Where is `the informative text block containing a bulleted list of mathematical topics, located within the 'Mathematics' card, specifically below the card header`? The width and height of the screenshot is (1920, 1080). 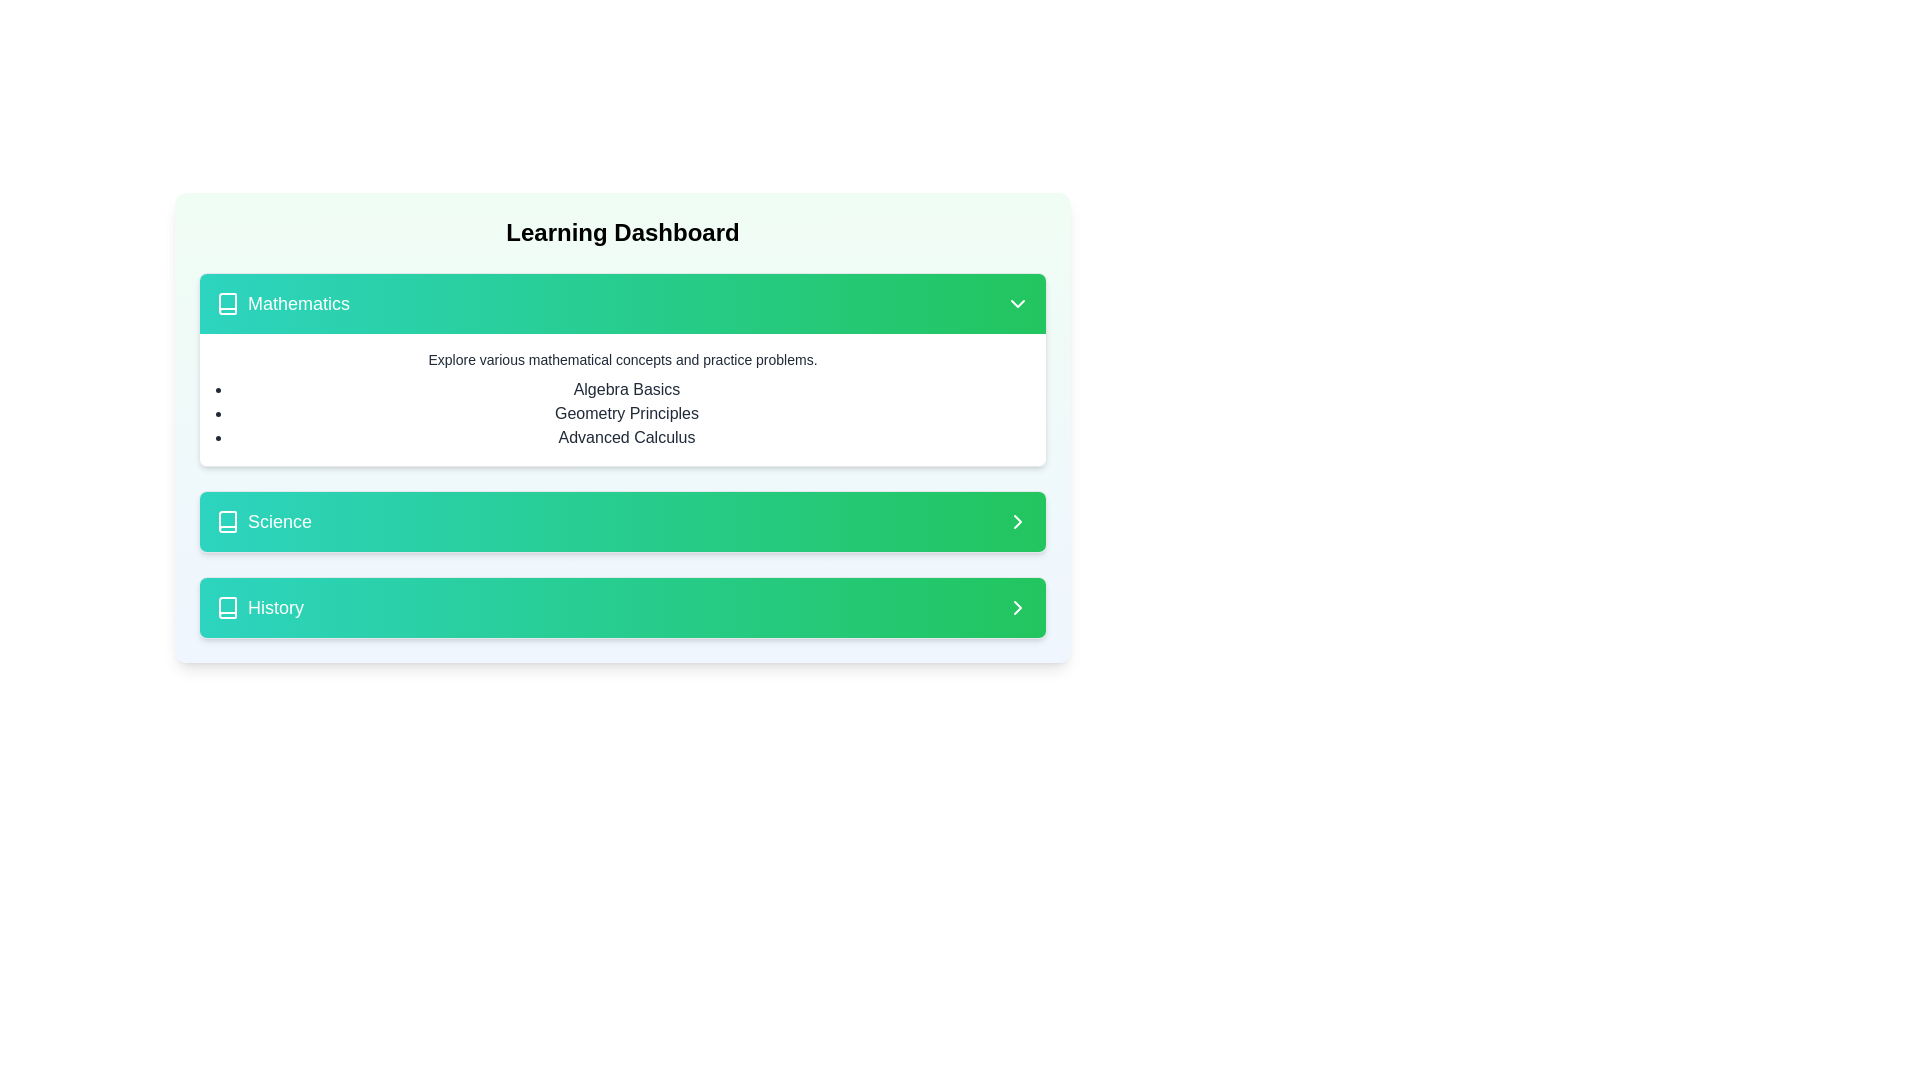
the informative text block containing a bulleted list of mathematical topics, located within the 'Mathematics' card, specifically below the card header is located at coordinates (622, 400).